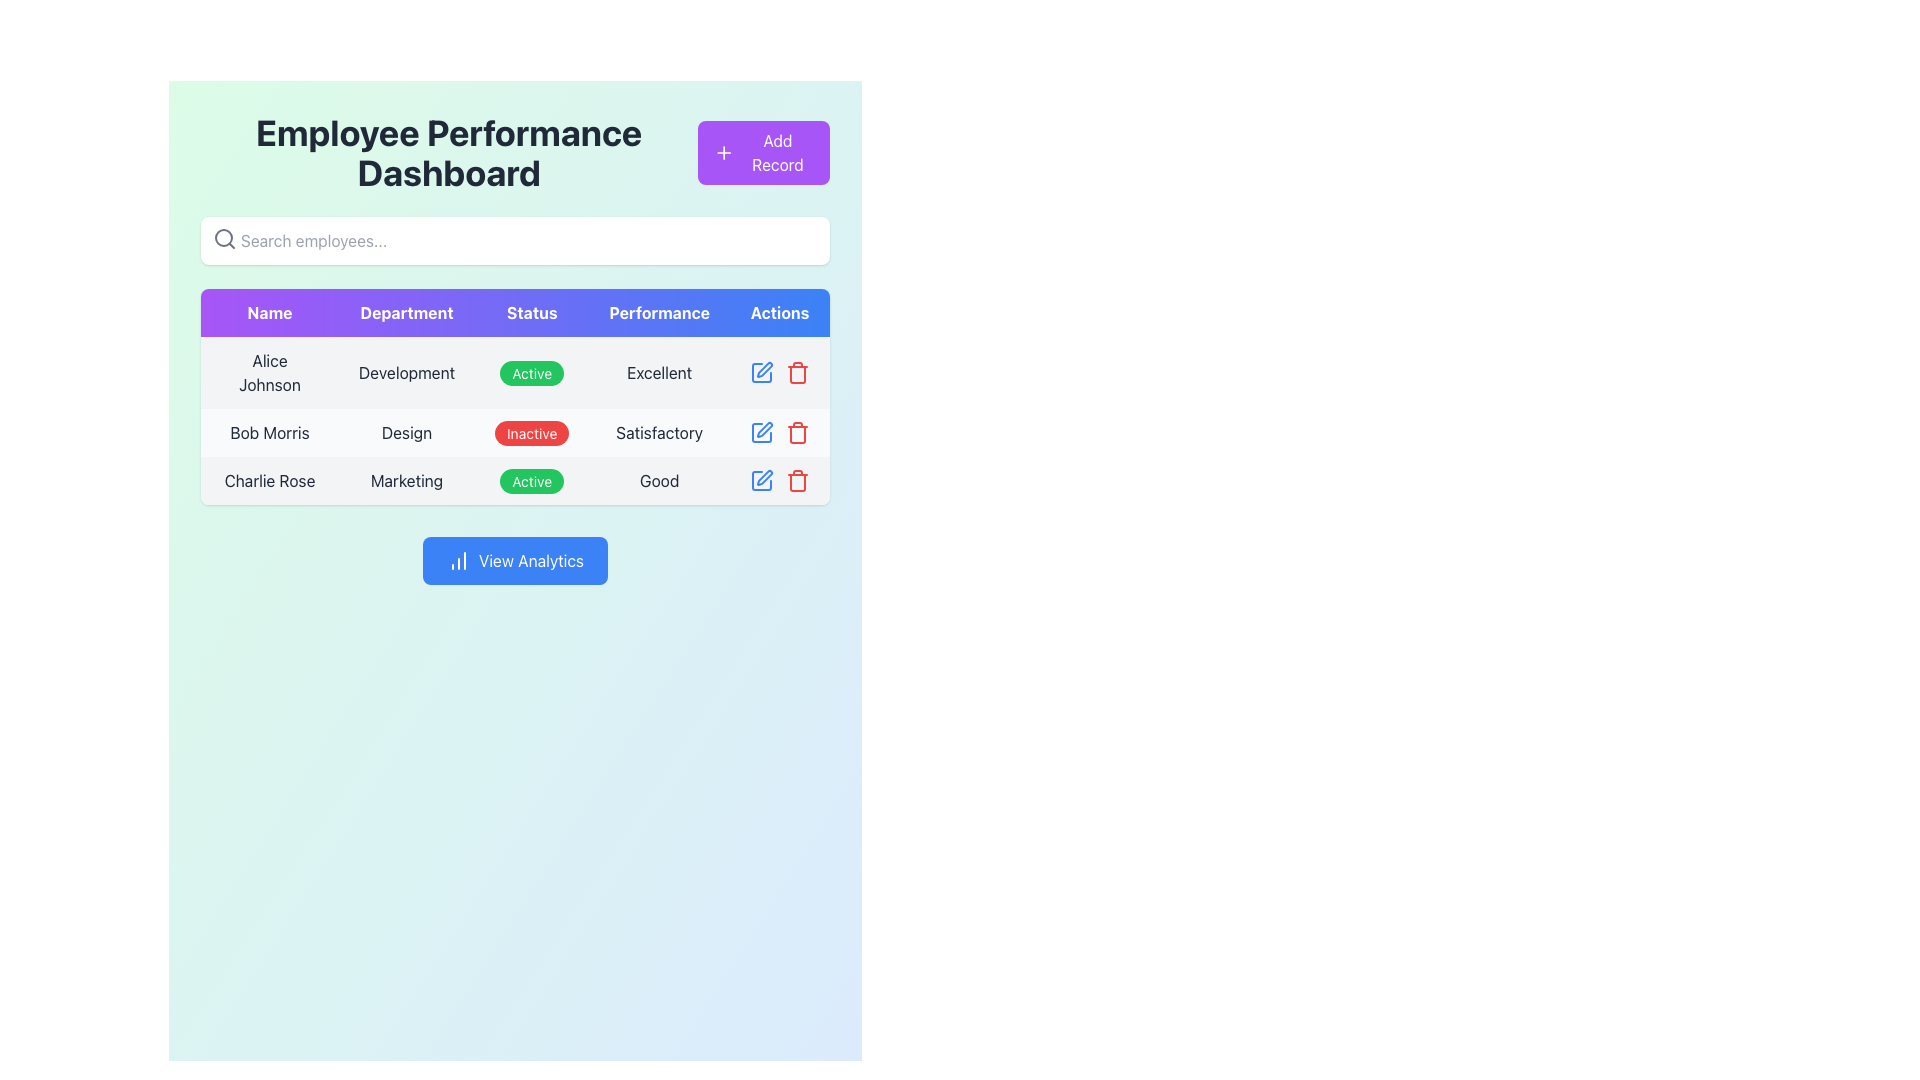  What do you see at coordinates (761, 373) in the screenshot?
I see `the edit action icon located in the 'Actions' column of the row corresponding to 'Alice Johnson' to initialize an edit action` at bounding box center [761, 373].